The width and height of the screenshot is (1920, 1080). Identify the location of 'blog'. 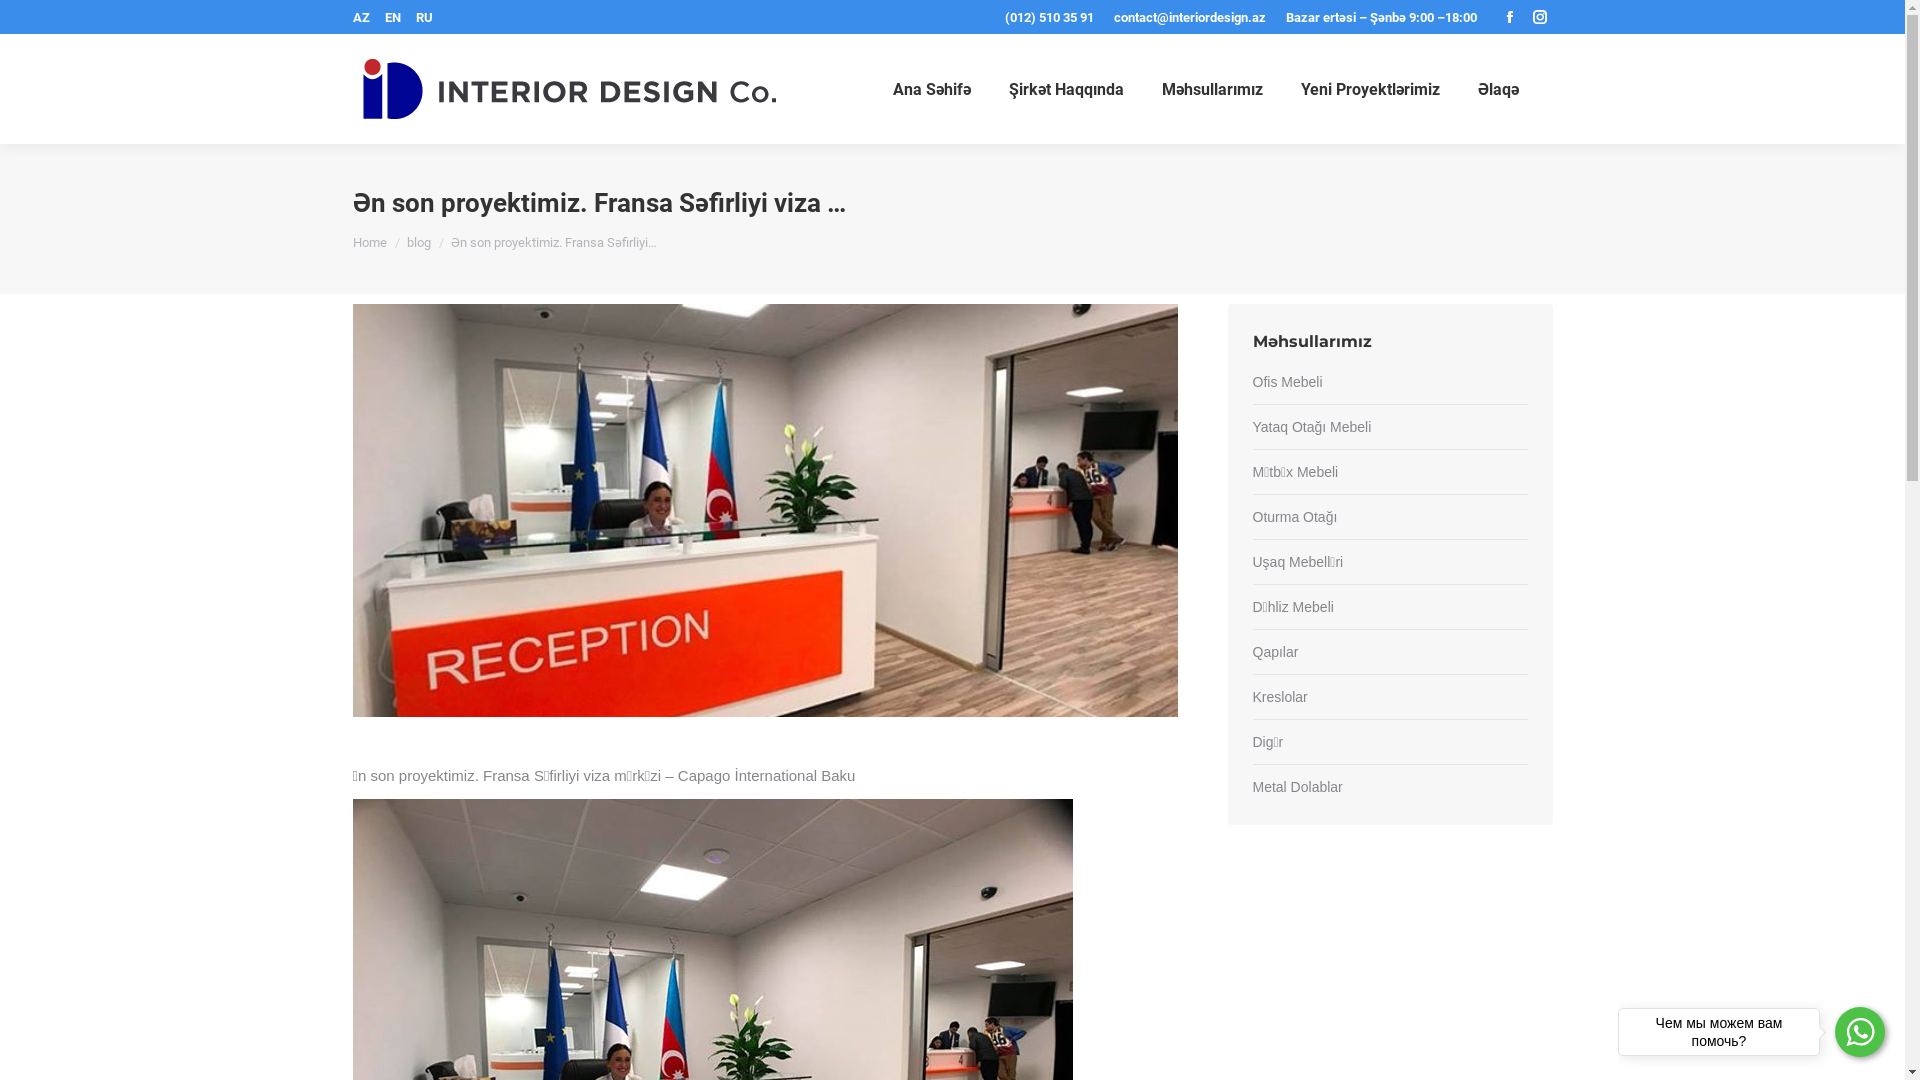
(405, 240).